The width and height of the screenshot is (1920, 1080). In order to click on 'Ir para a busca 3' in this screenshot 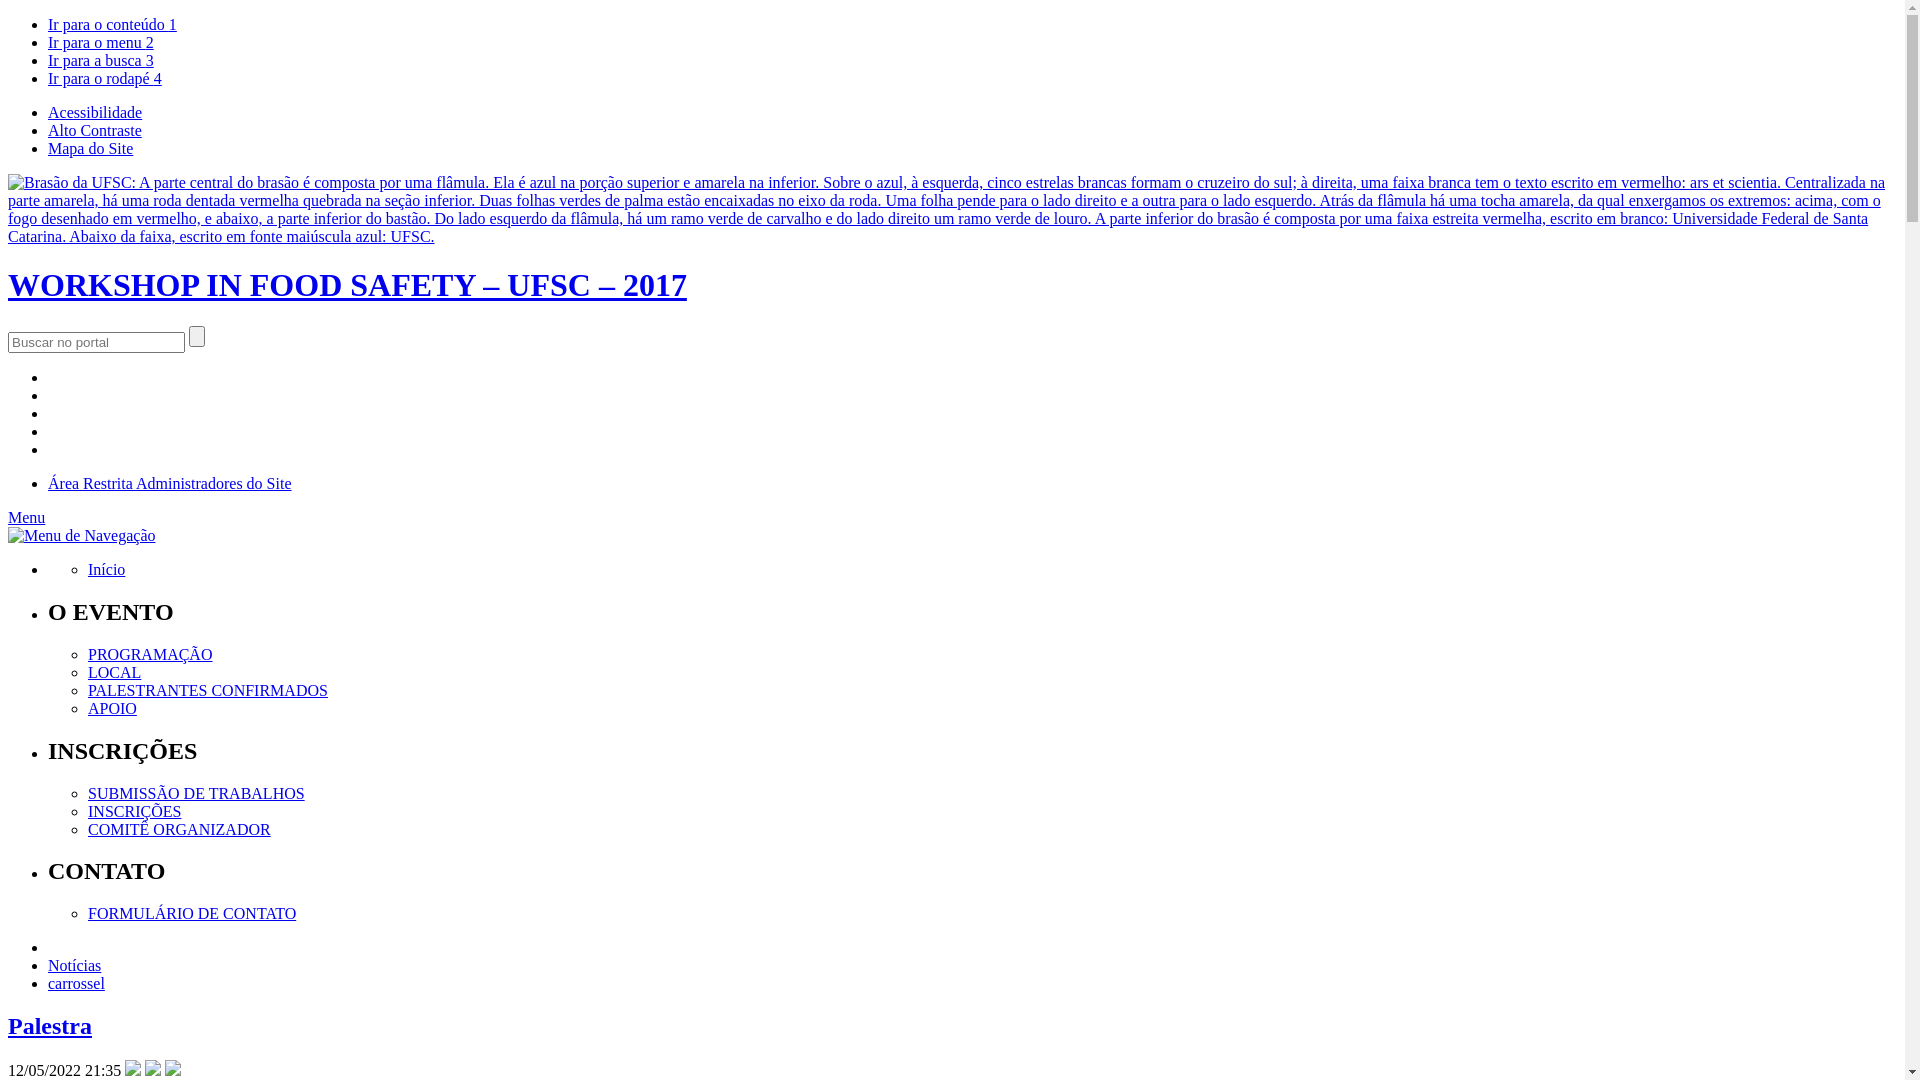, I will do `click(99, 59)`.